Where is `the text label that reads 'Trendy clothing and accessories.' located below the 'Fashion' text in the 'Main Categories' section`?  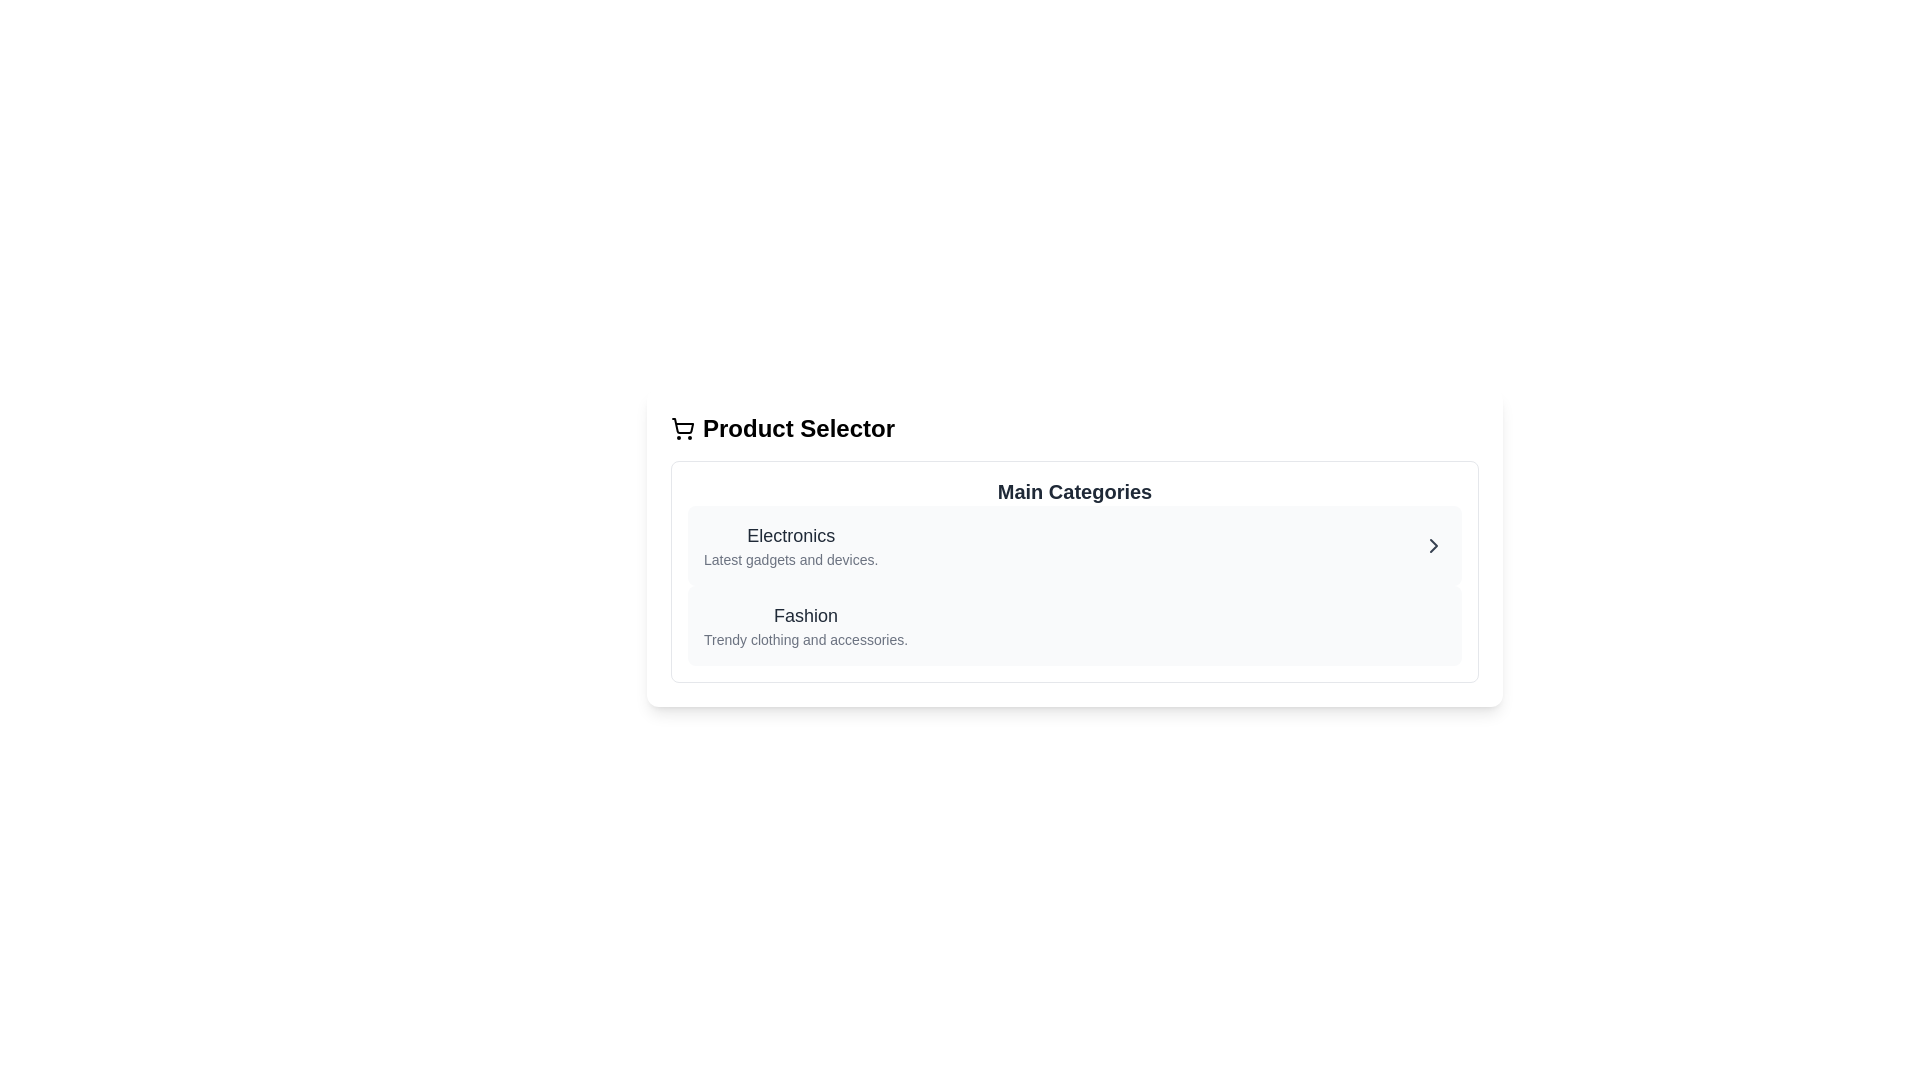
the text label that reads 'Trendy clothing and accessories.' located below the 'Fashion' text in the 'Main Categories' section is located at coordinates (806, 640).